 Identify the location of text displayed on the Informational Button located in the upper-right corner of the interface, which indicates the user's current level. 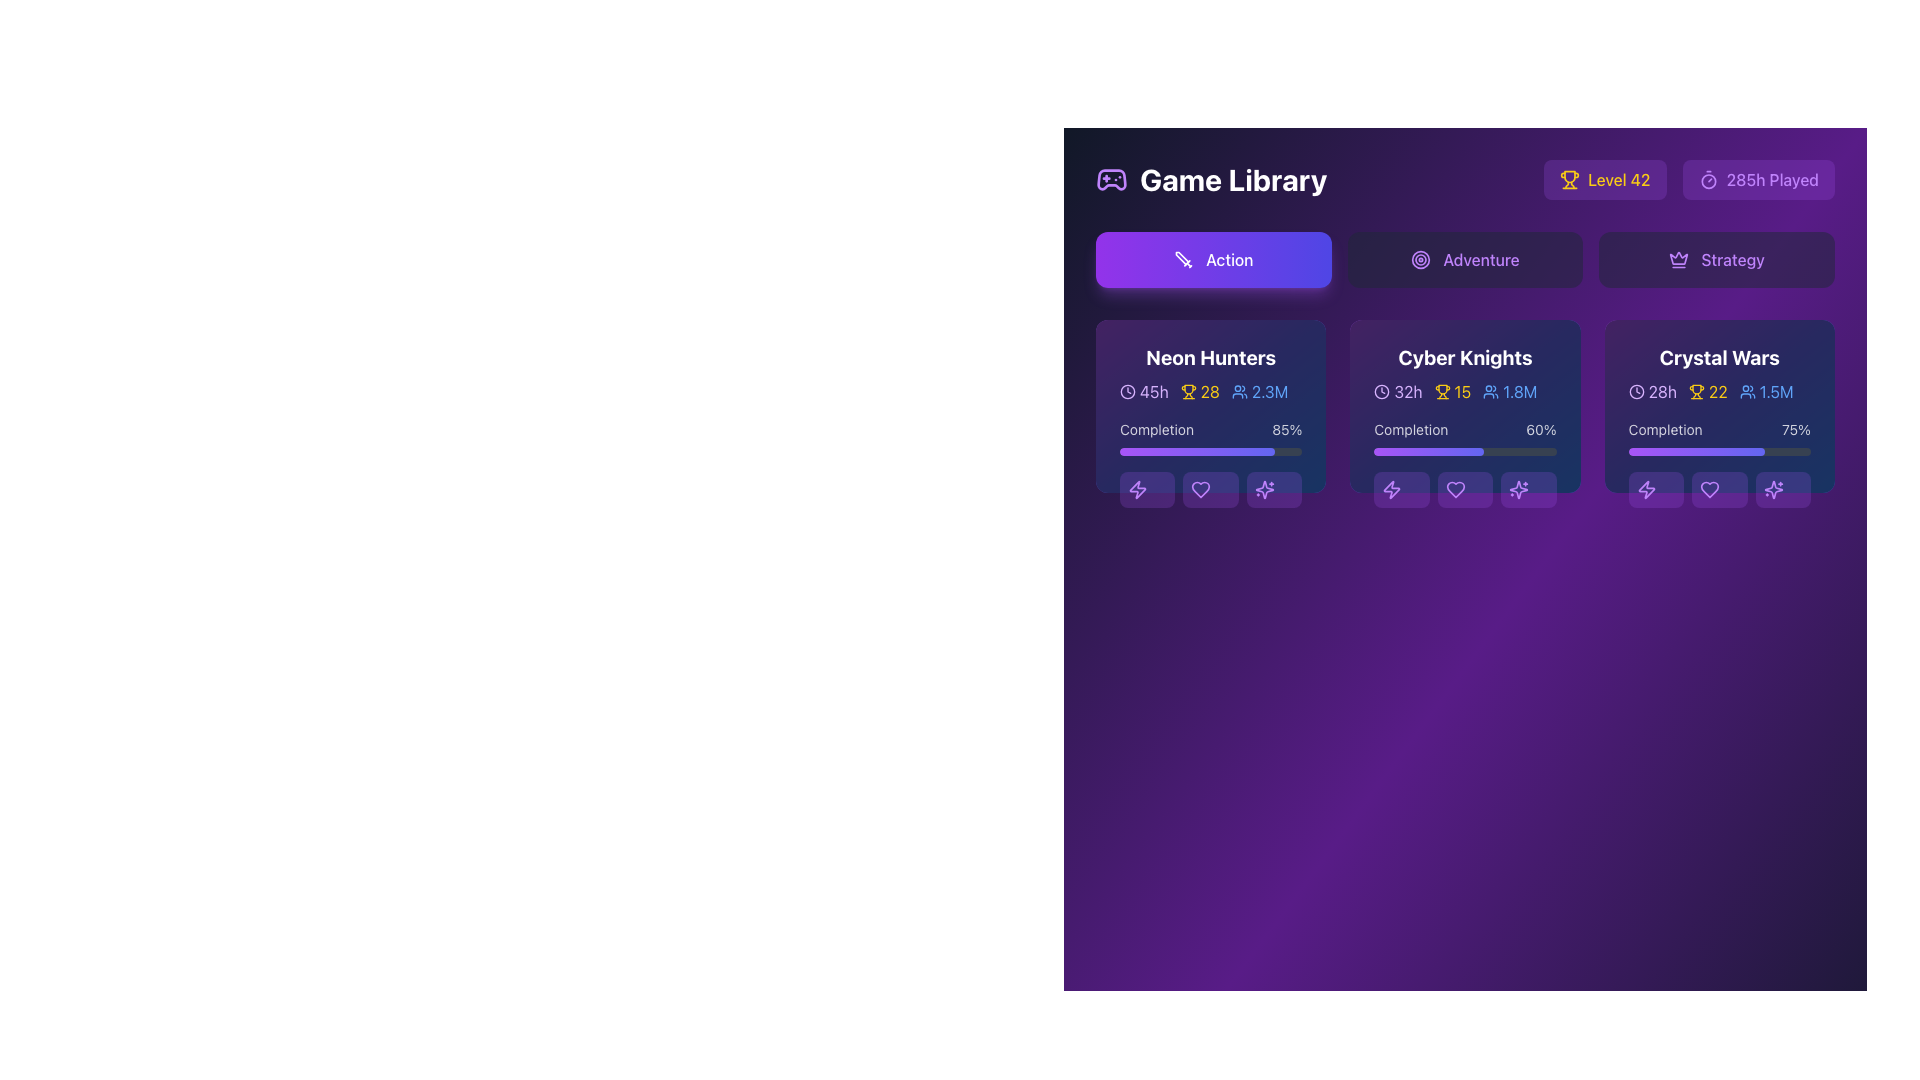
(1605, 180).